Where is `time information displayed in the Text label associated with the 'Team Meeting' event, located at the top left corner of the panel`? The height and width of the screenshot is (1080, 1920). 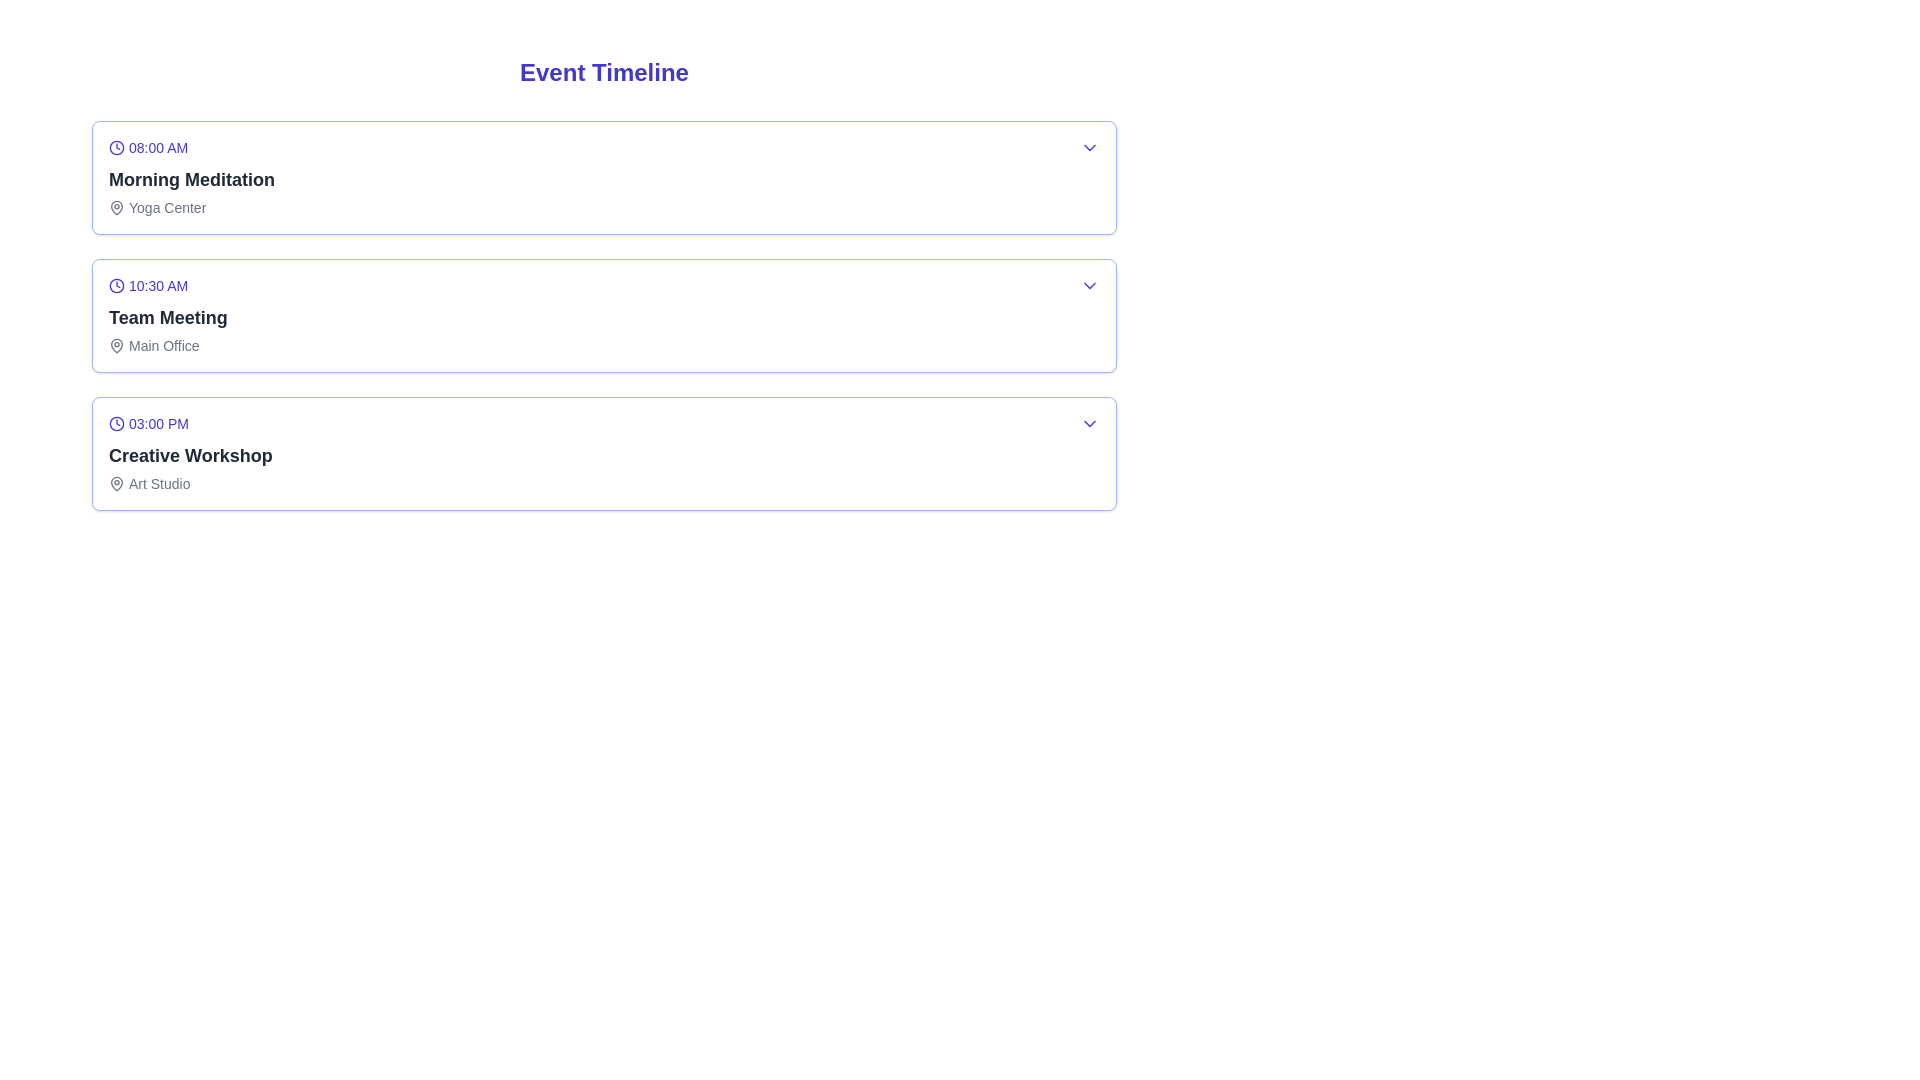
time information displayed in the Text label associated with the 'Team Meeting' event, located at the top left corner of the panel is located at coordinates (168, 285).